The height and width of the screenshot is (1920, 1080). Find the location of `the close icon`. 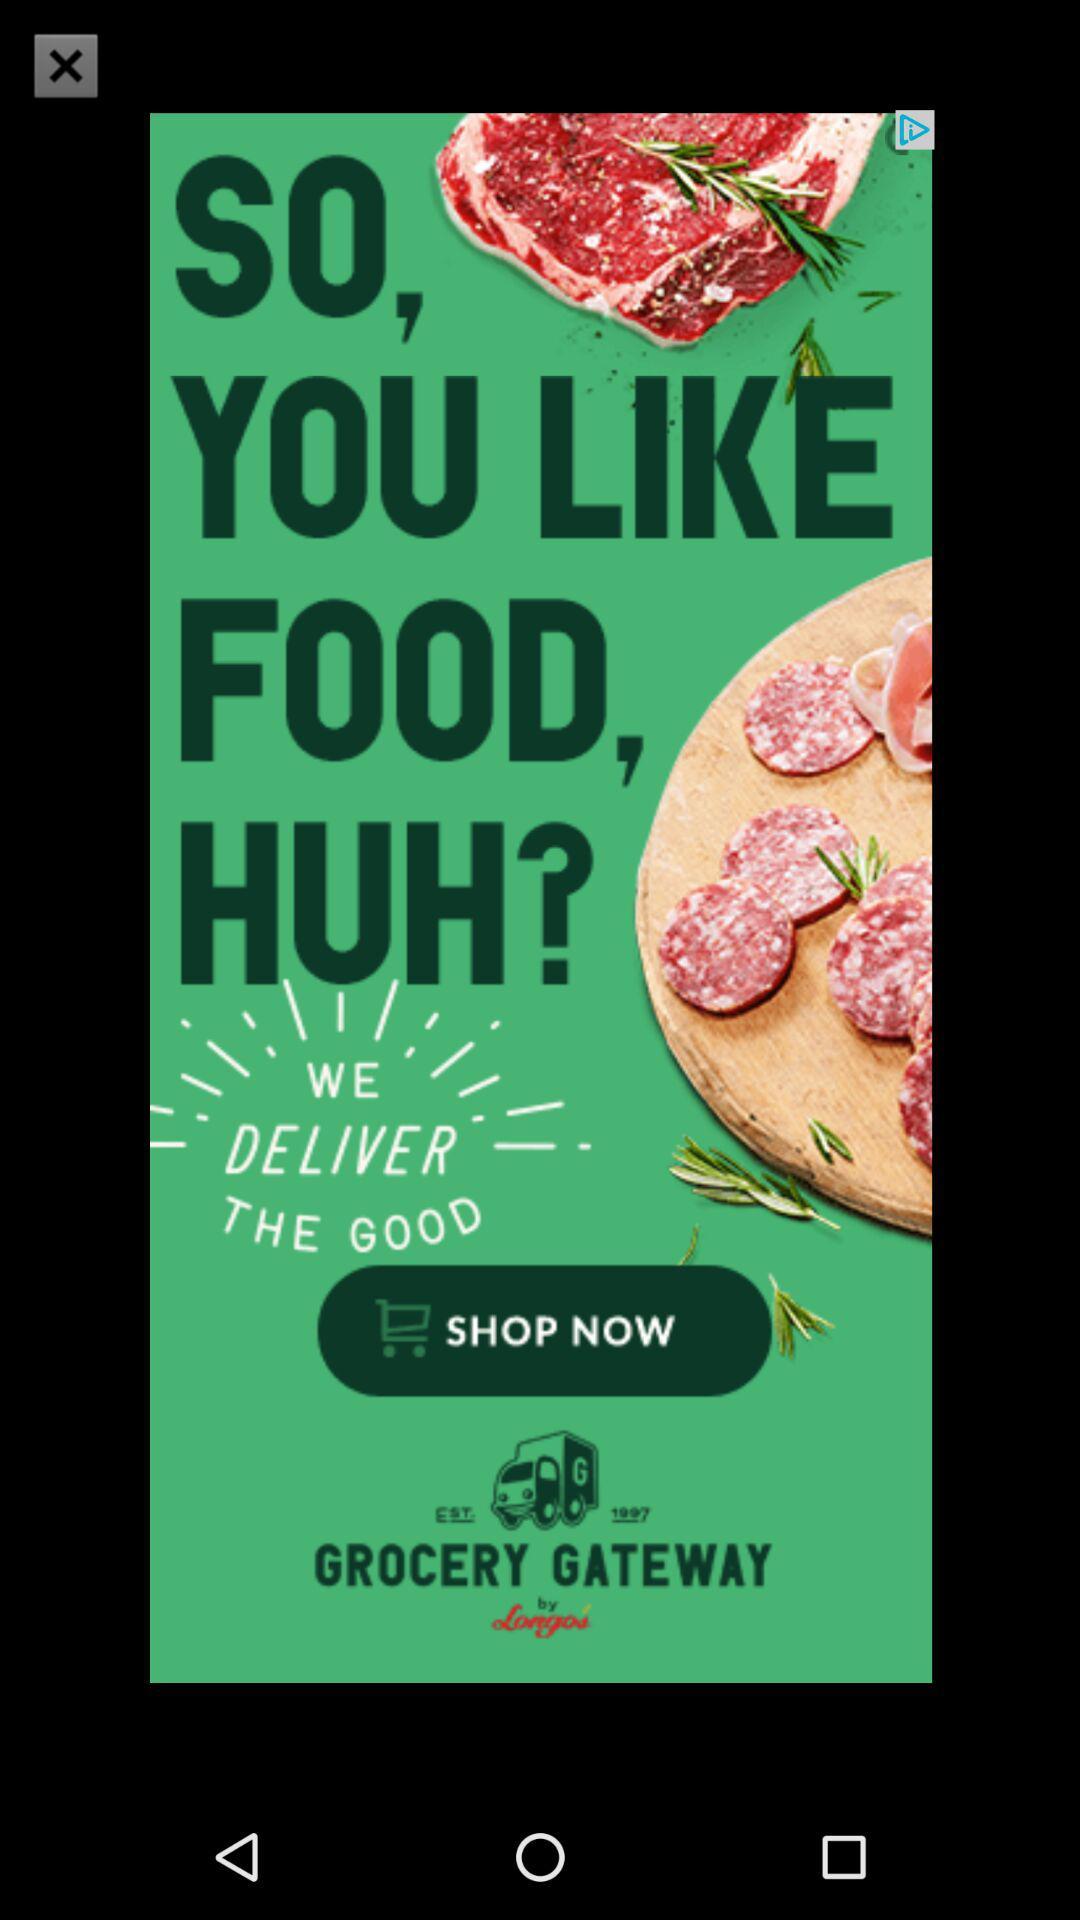

the close icon is located at coordinates (77, 83).